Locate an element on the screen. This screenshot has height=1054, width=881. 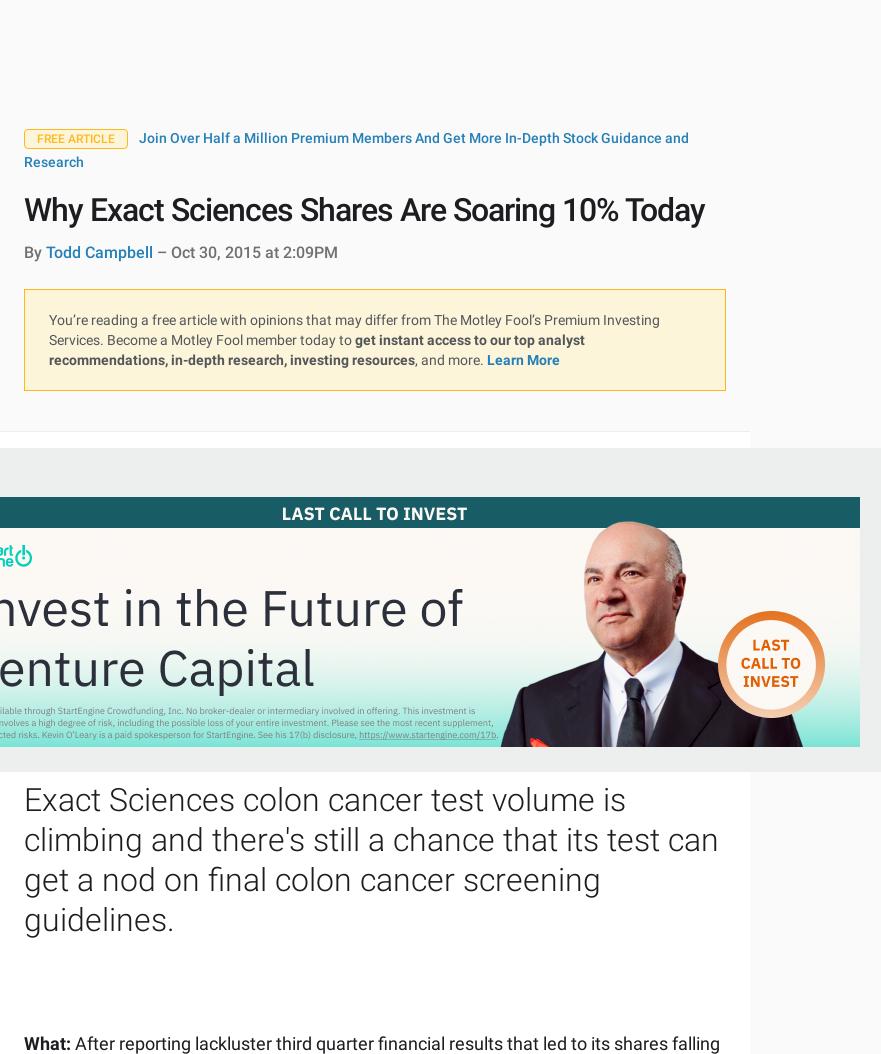
'2 Cathie Wood Stocks Up by 35% and 70% That Could Make You Richer' is located at coordinates (348, 173).